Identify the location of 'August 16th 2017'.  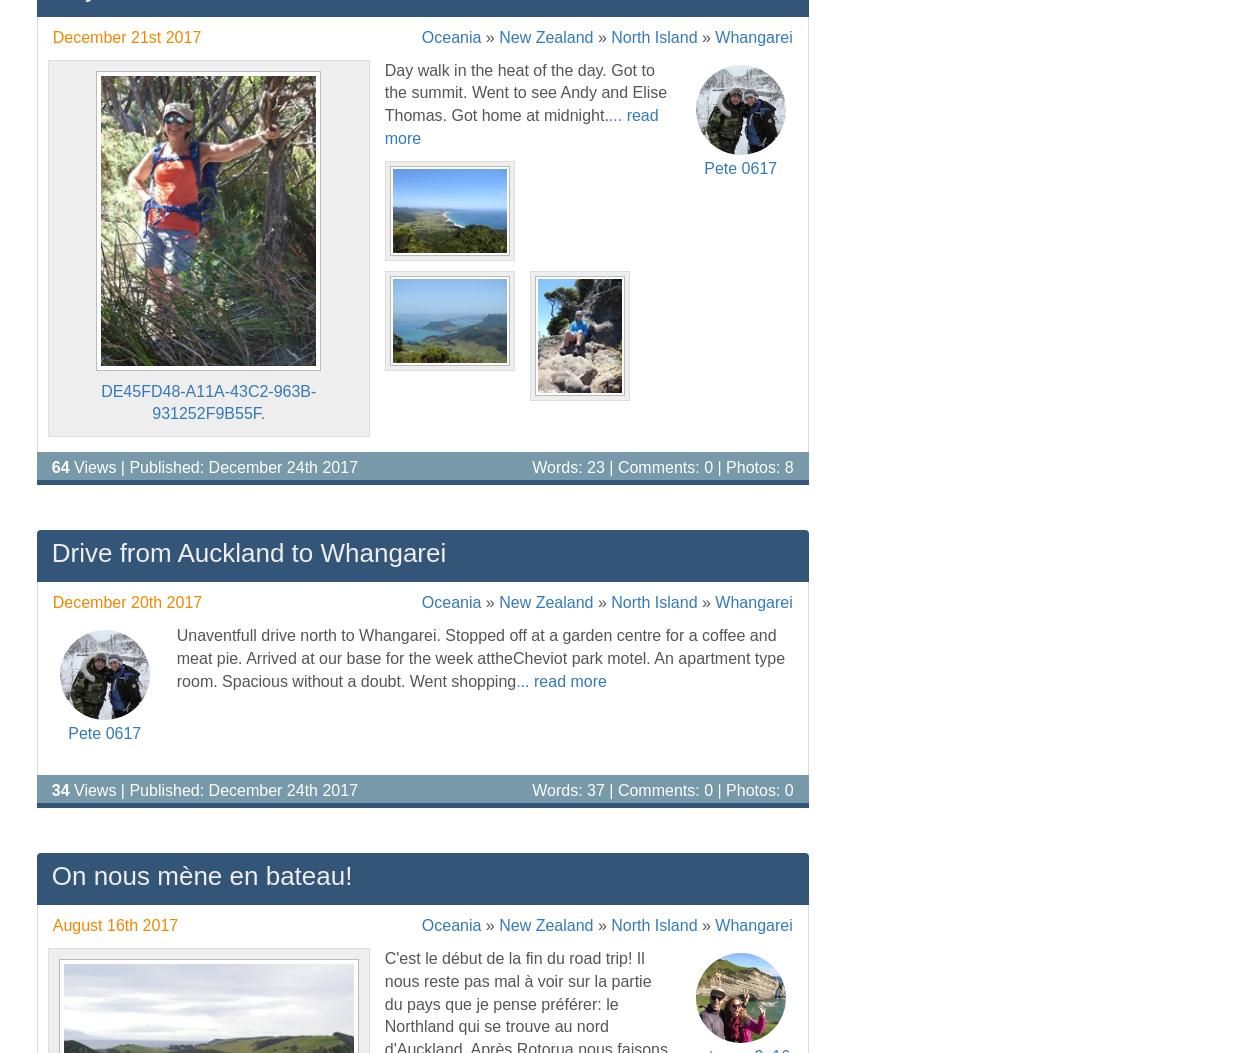
(114, 924).